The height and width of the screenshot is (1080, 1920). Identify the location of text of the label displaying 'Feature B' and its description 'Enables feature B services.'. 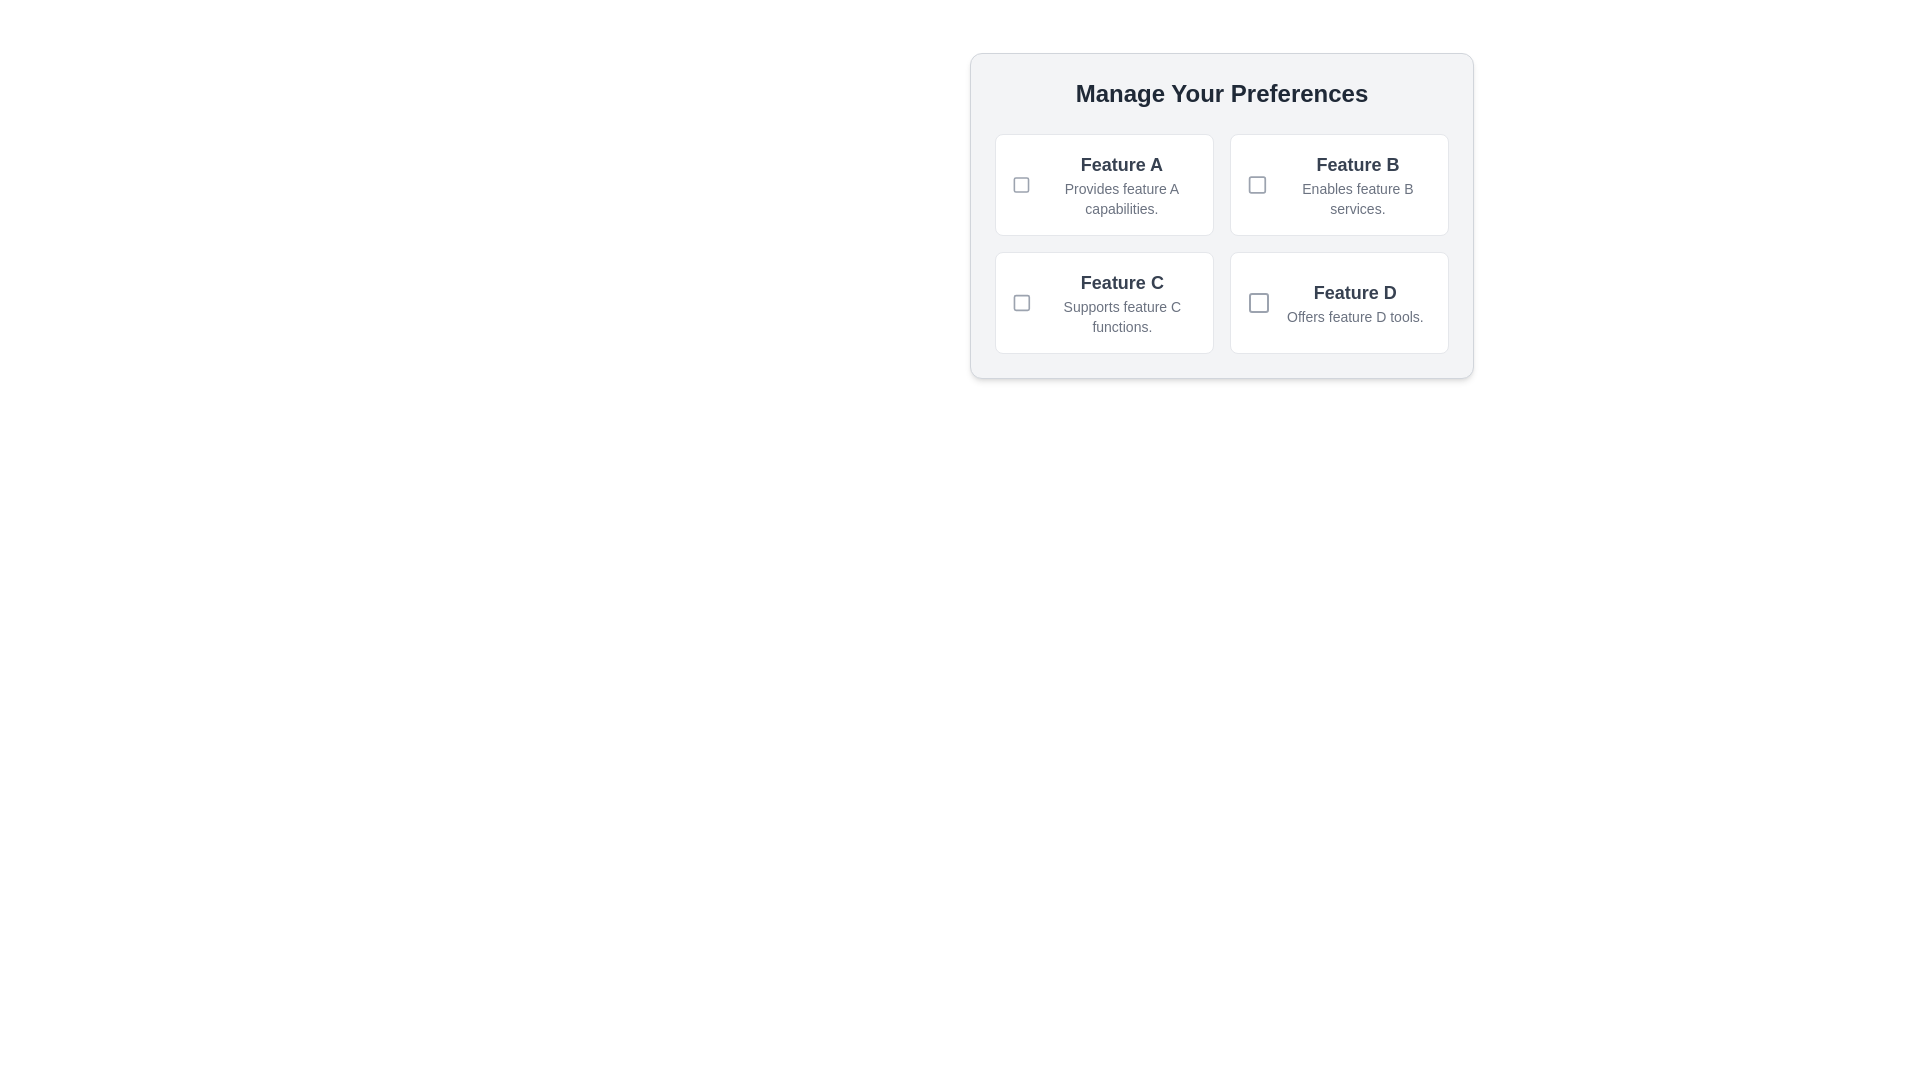
(1358, 185).